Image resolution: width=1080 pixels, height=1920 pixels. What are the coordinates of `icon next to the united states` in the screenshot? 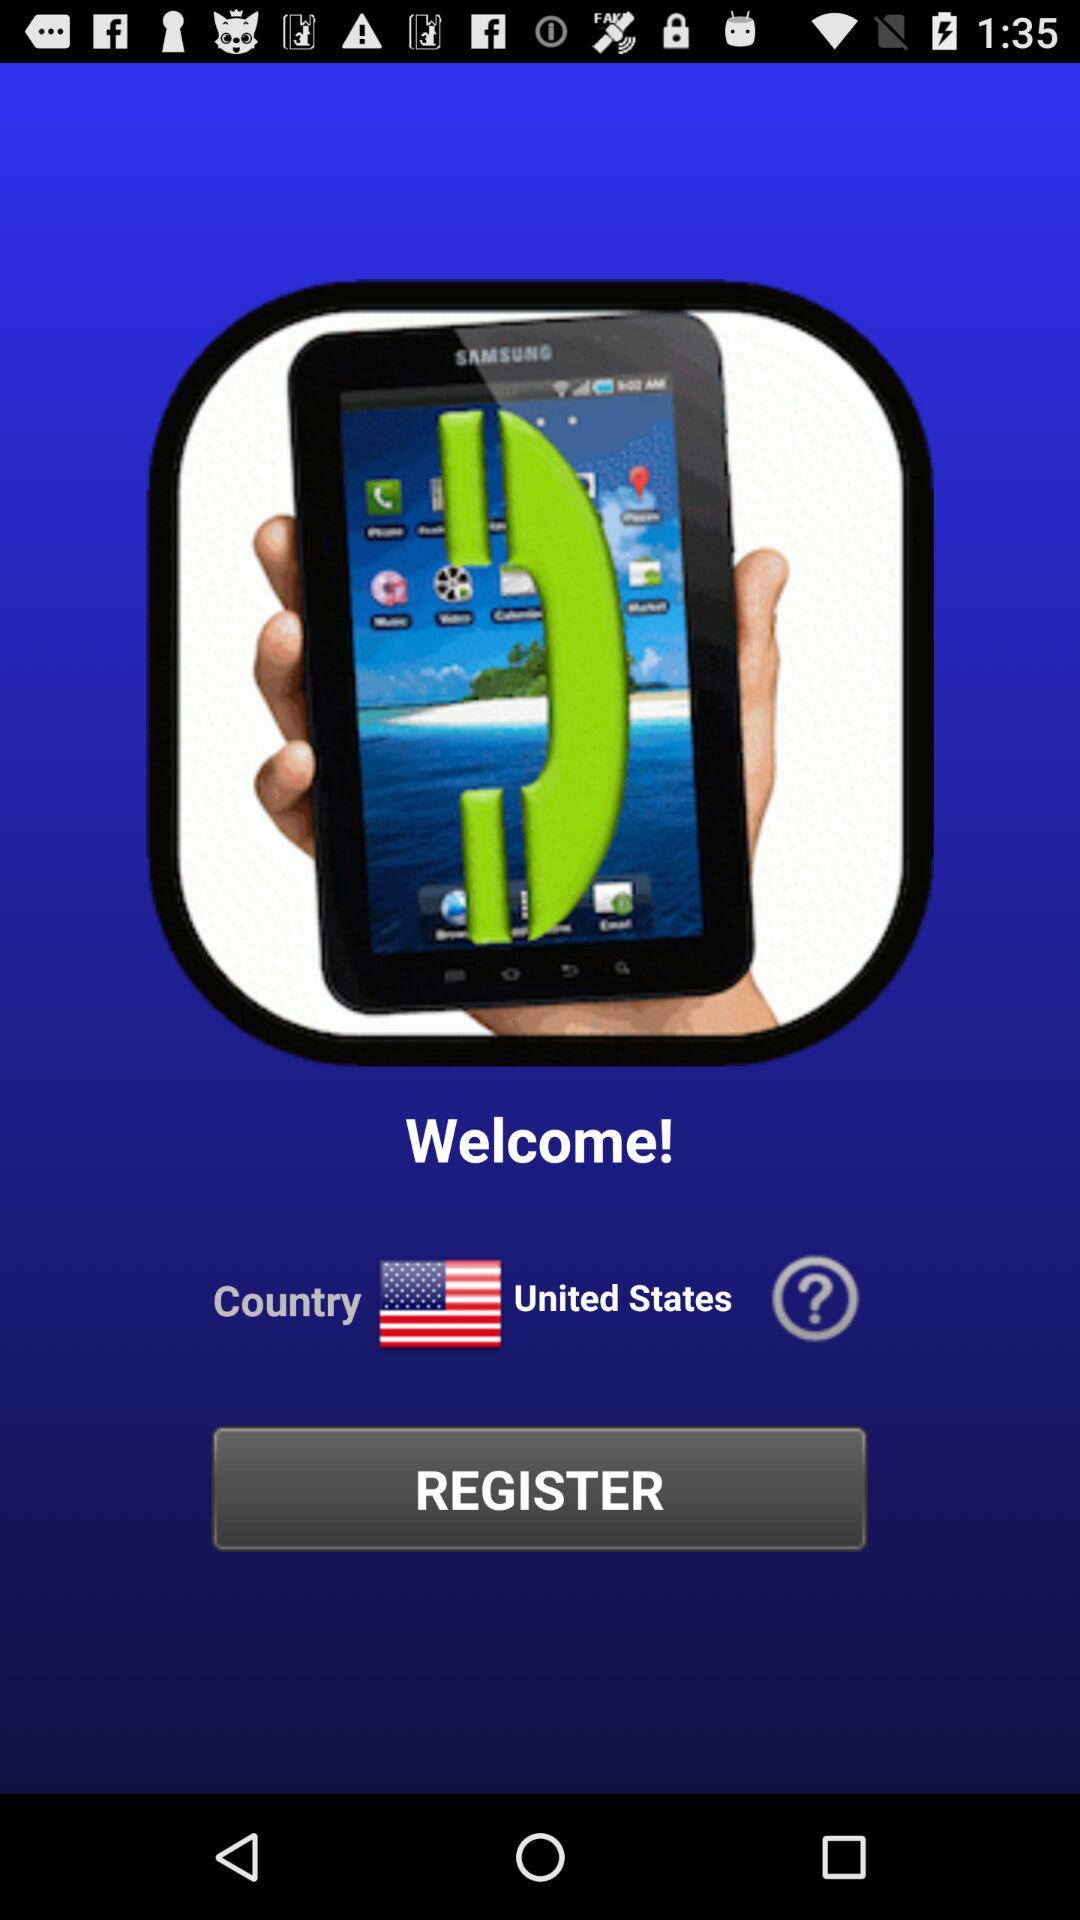 It's located at (439, 1305).